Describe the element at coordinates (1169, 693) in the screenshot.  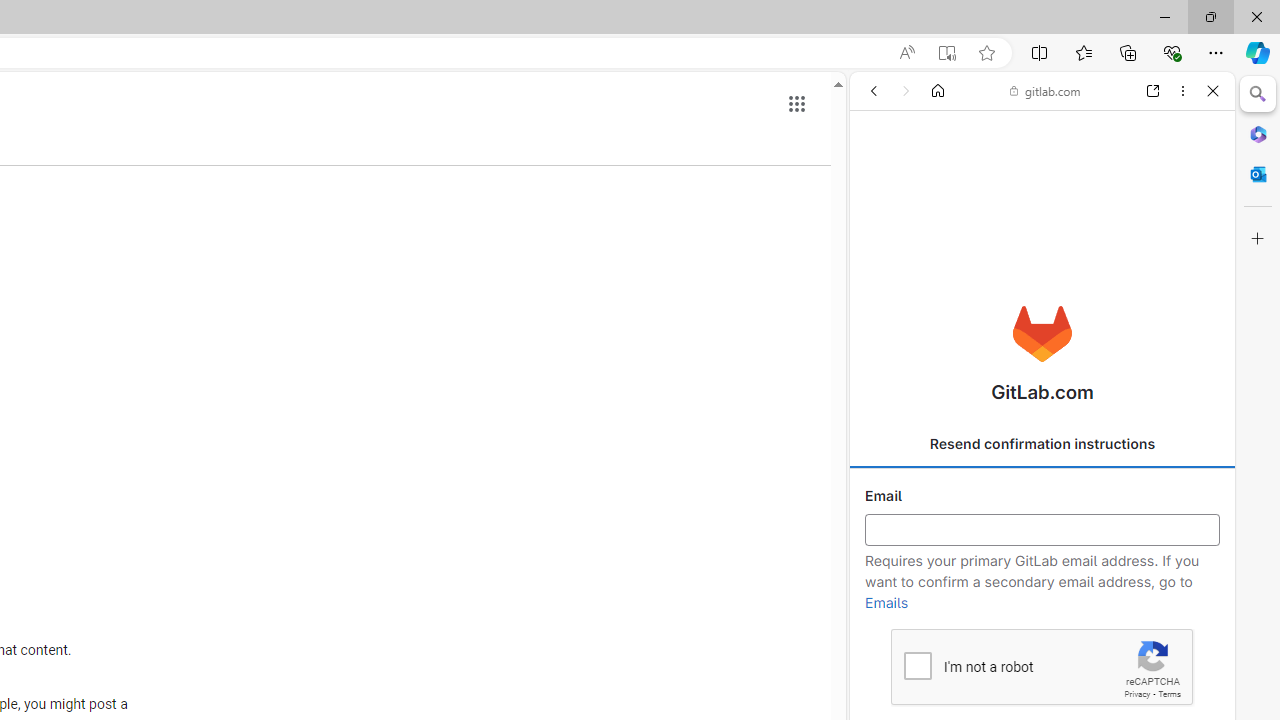
I see `'Terms'` at that location.